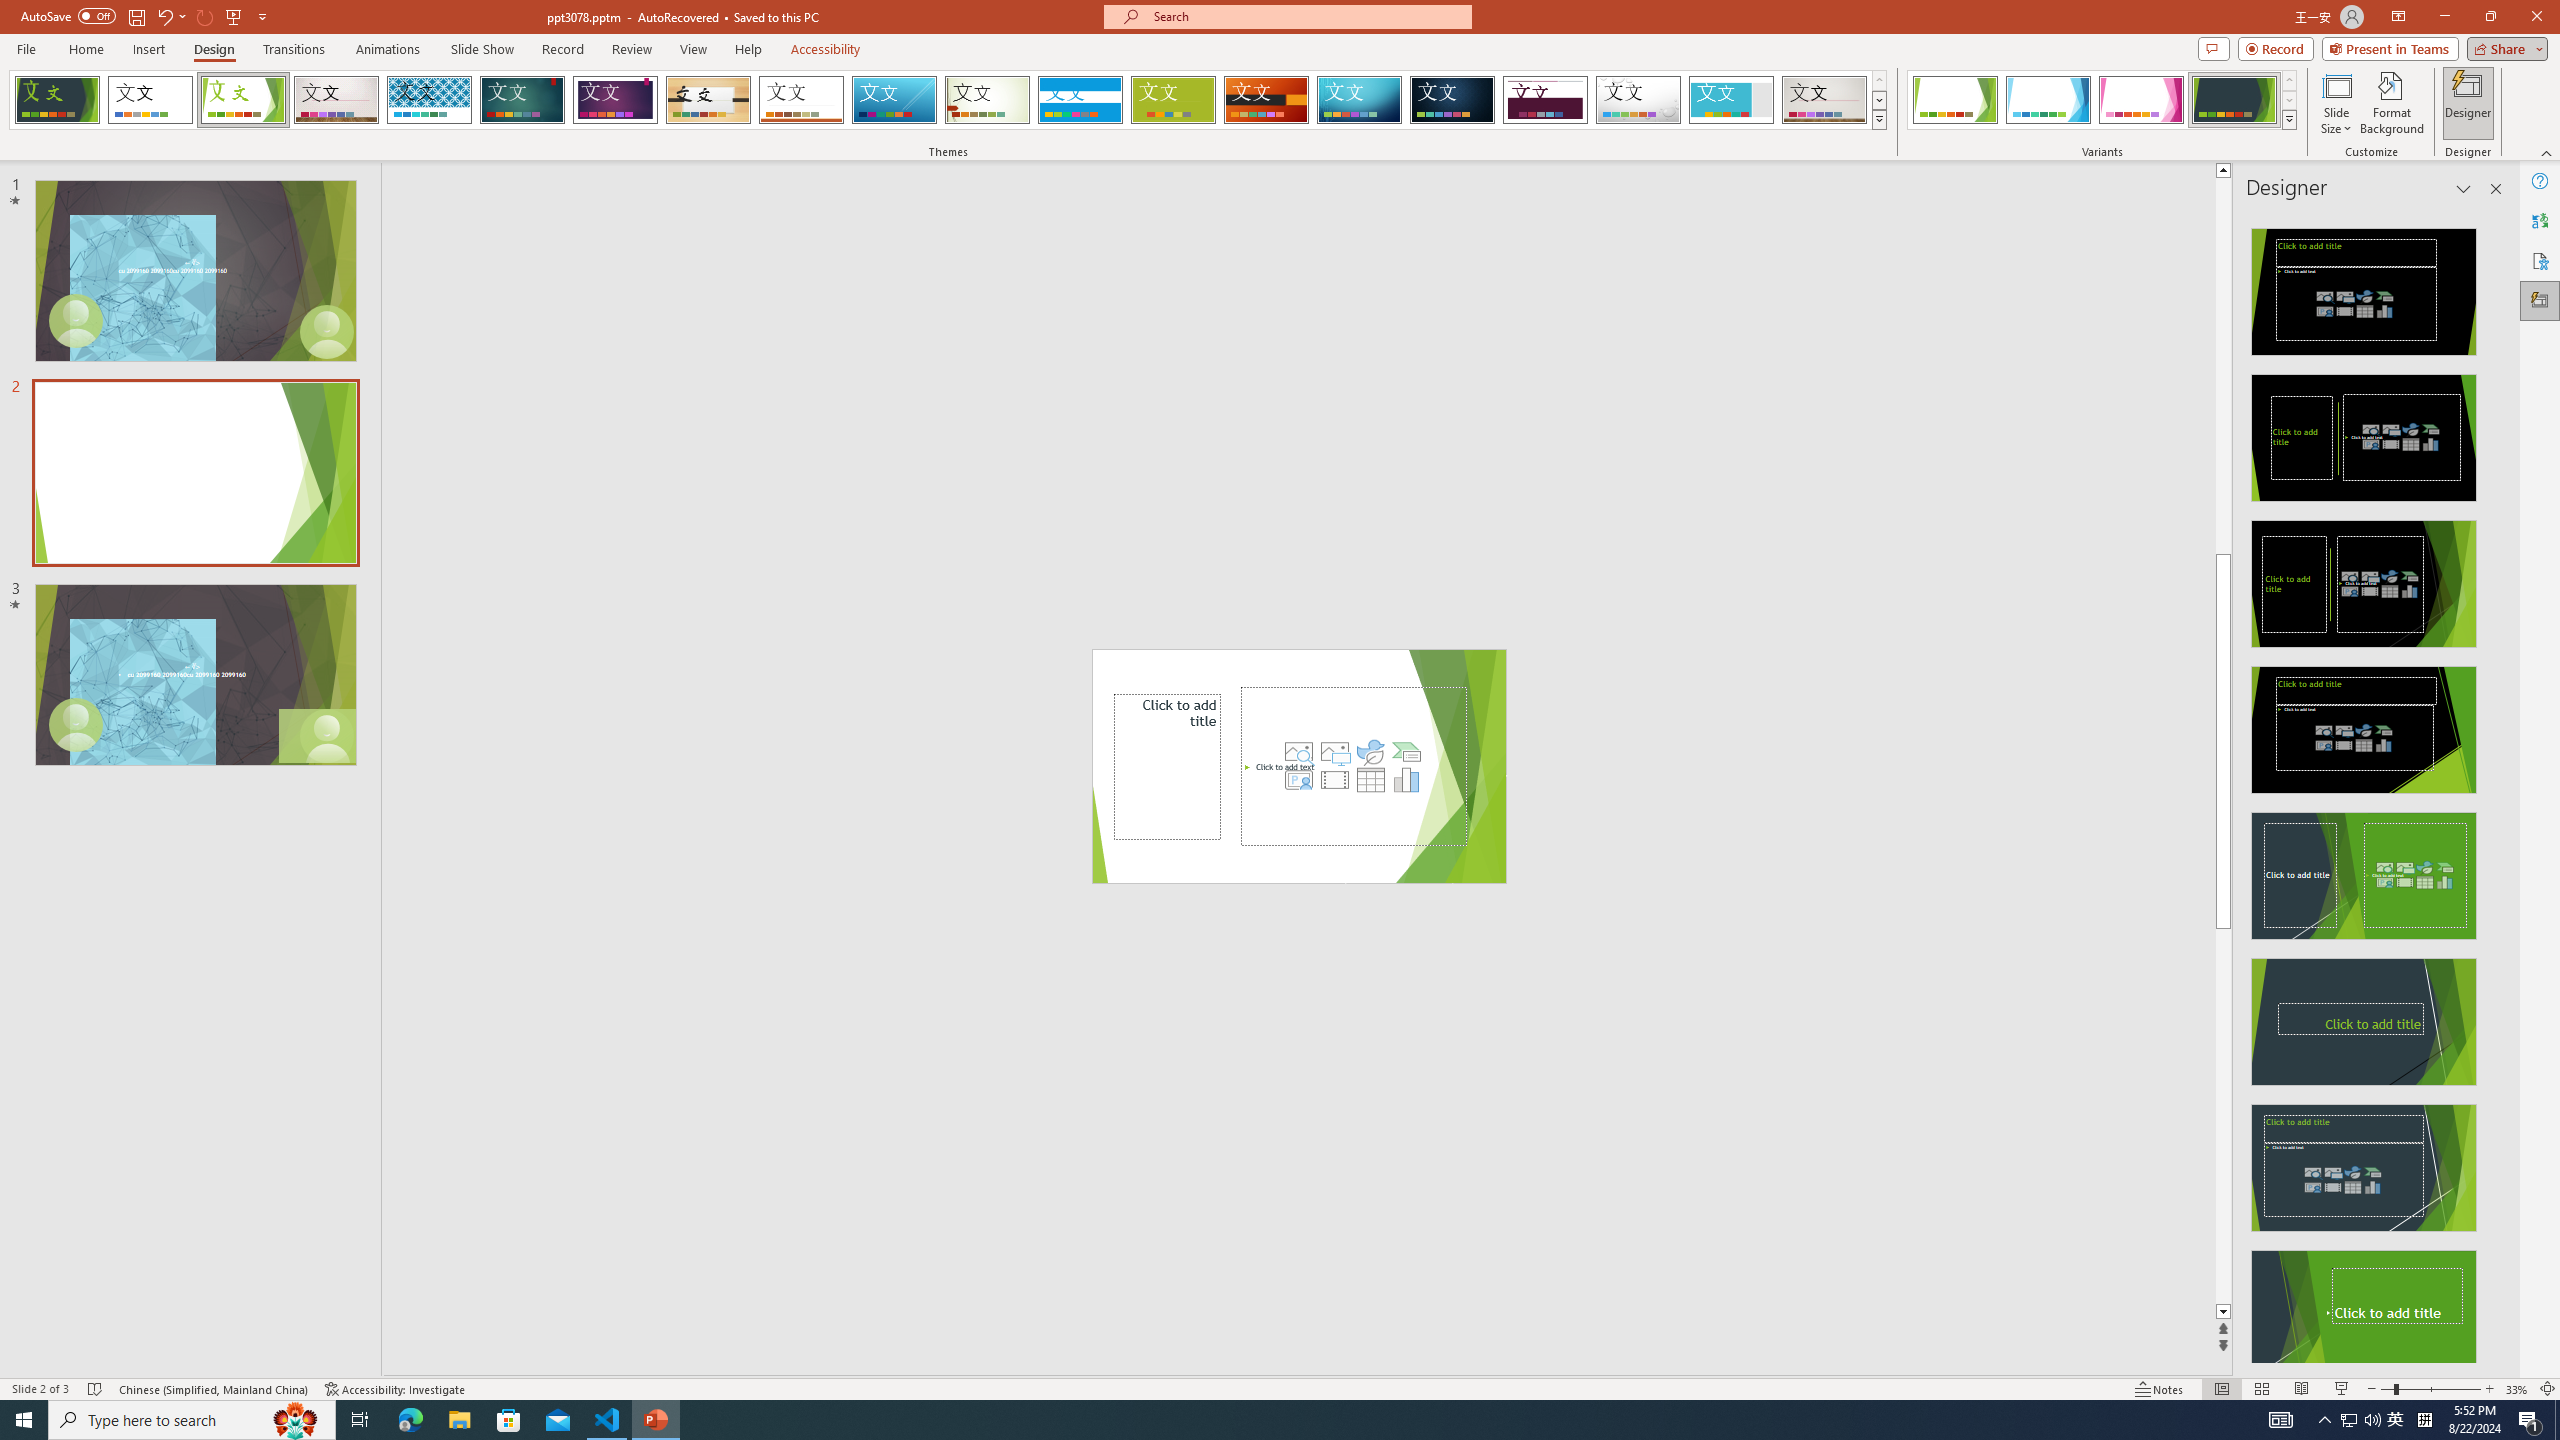 The image size is (2560, 1440). Describe the element at coordinates (1299, 778) in the screenshot. I see `'Insert Cameo'` at that location.